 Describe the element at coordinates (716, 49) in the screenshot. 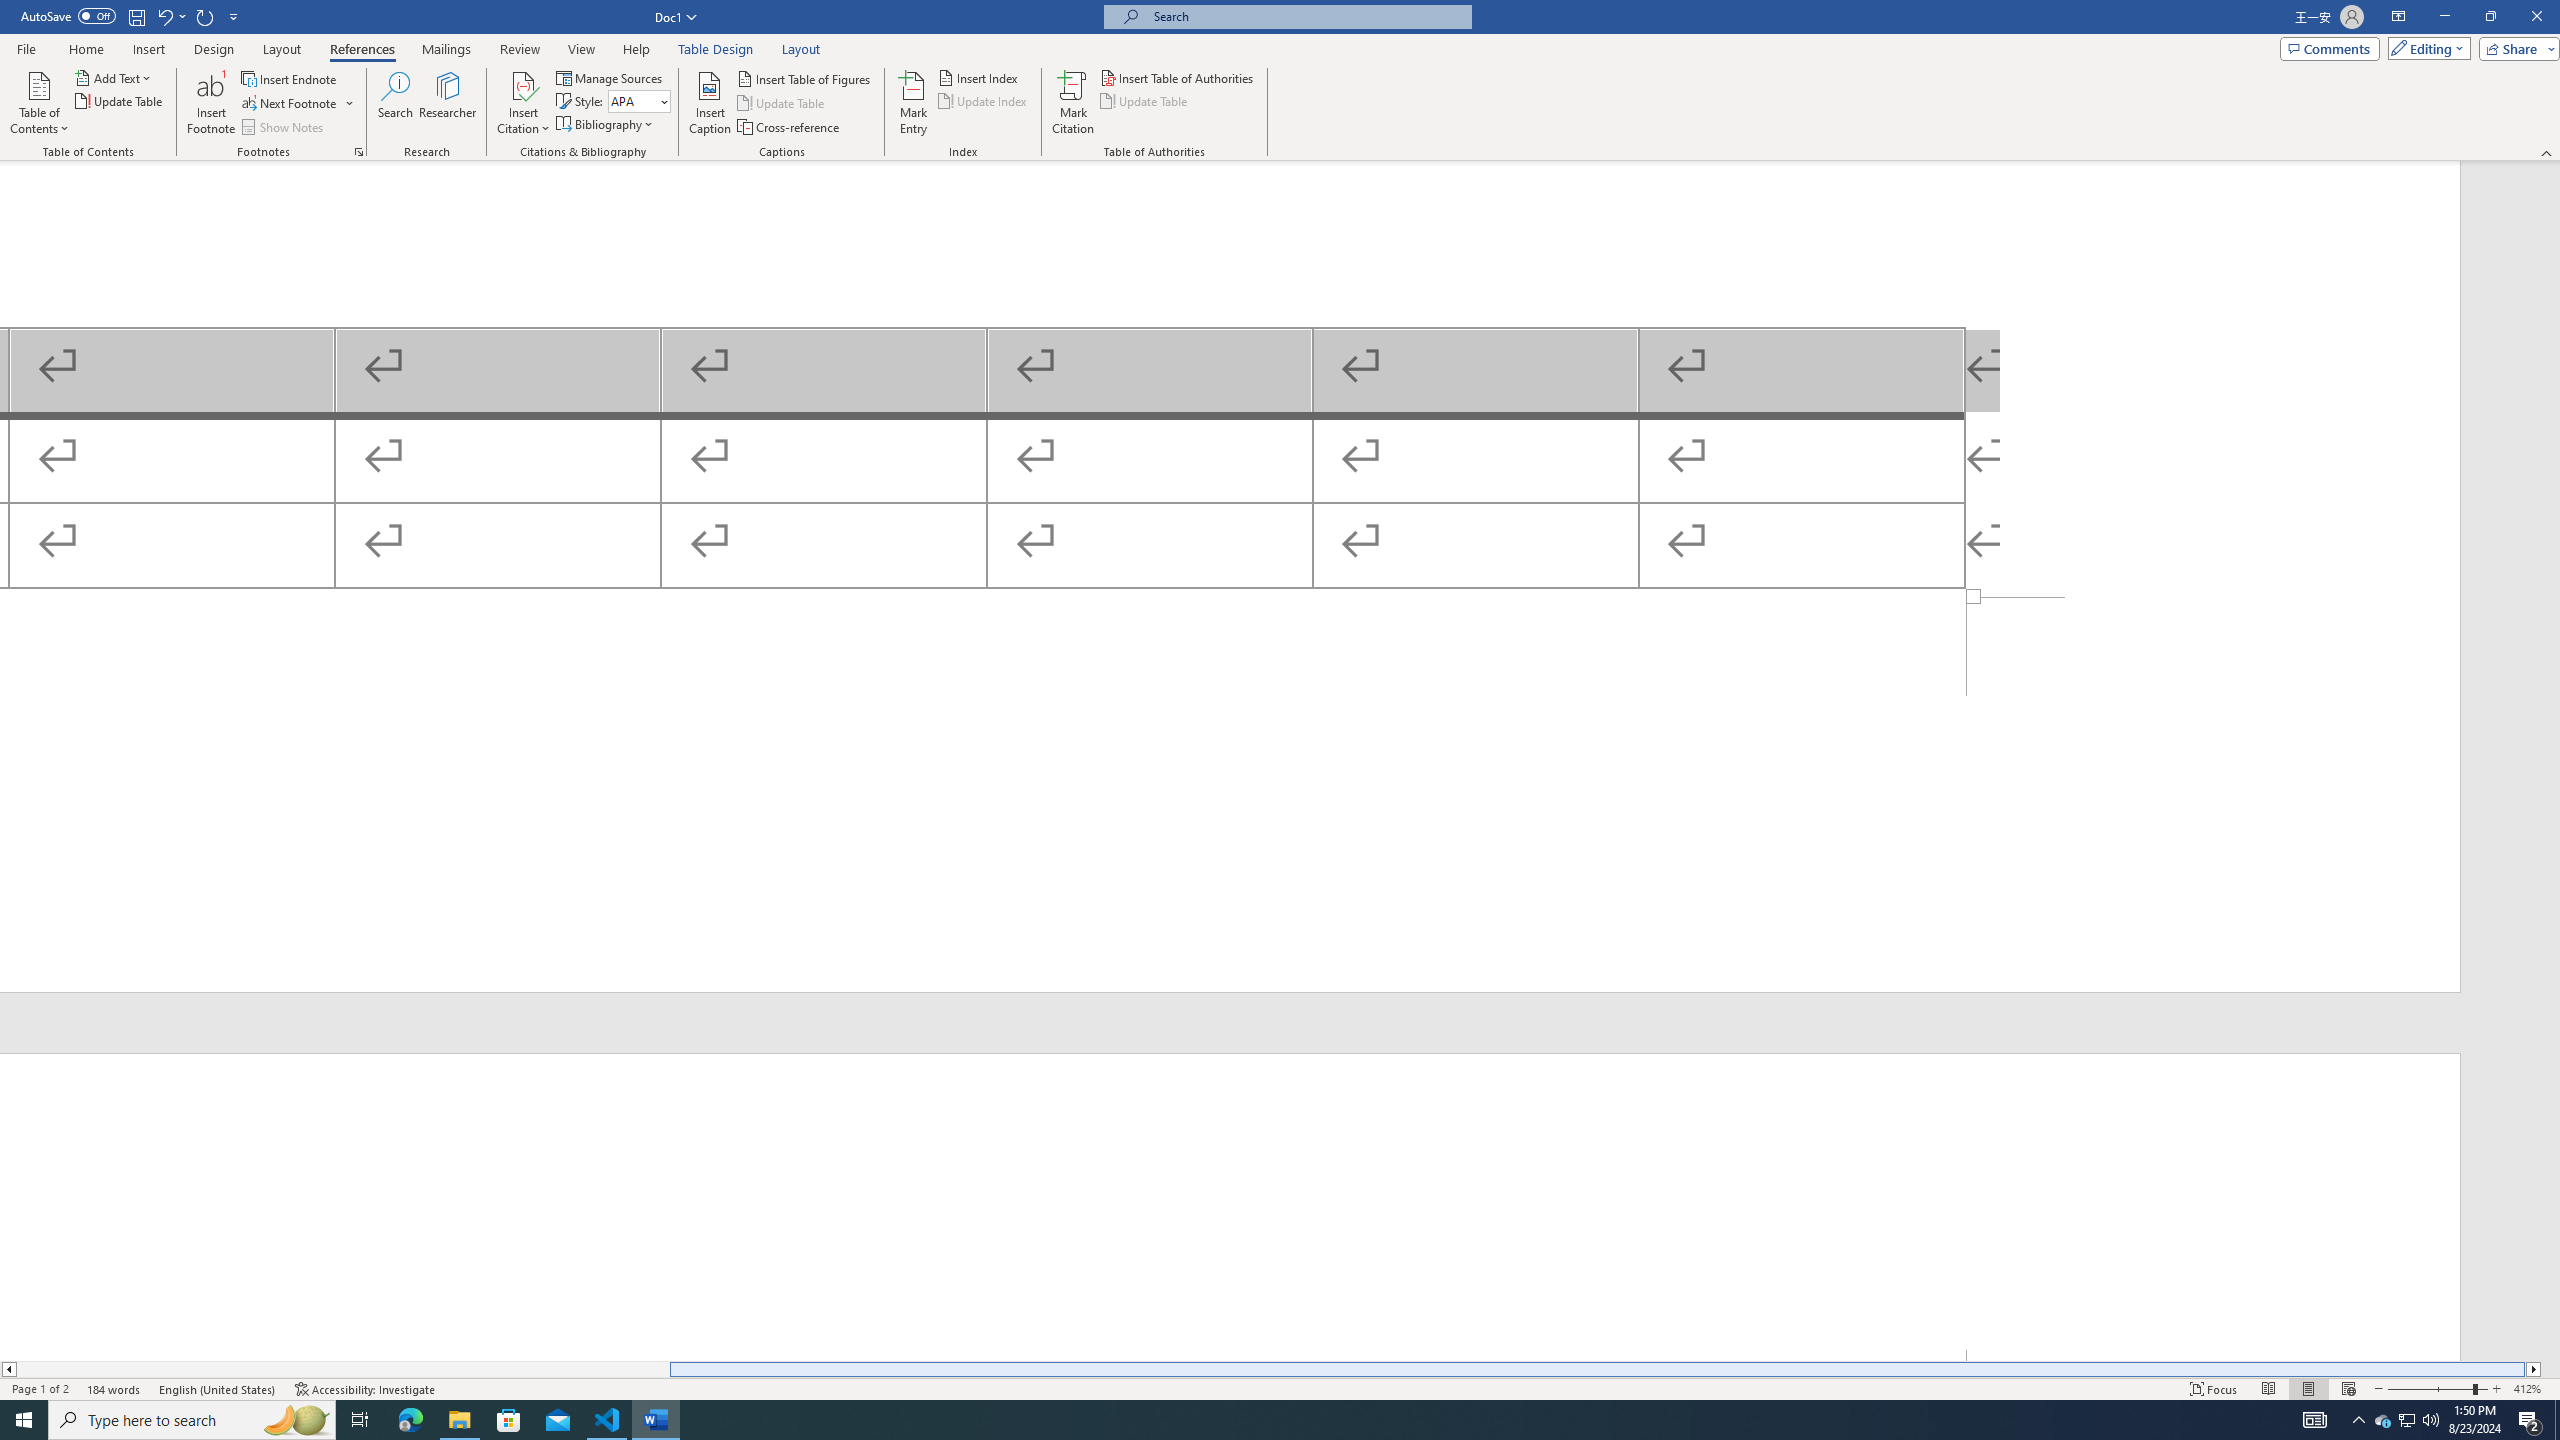

I see `'Table Design'` at that location.